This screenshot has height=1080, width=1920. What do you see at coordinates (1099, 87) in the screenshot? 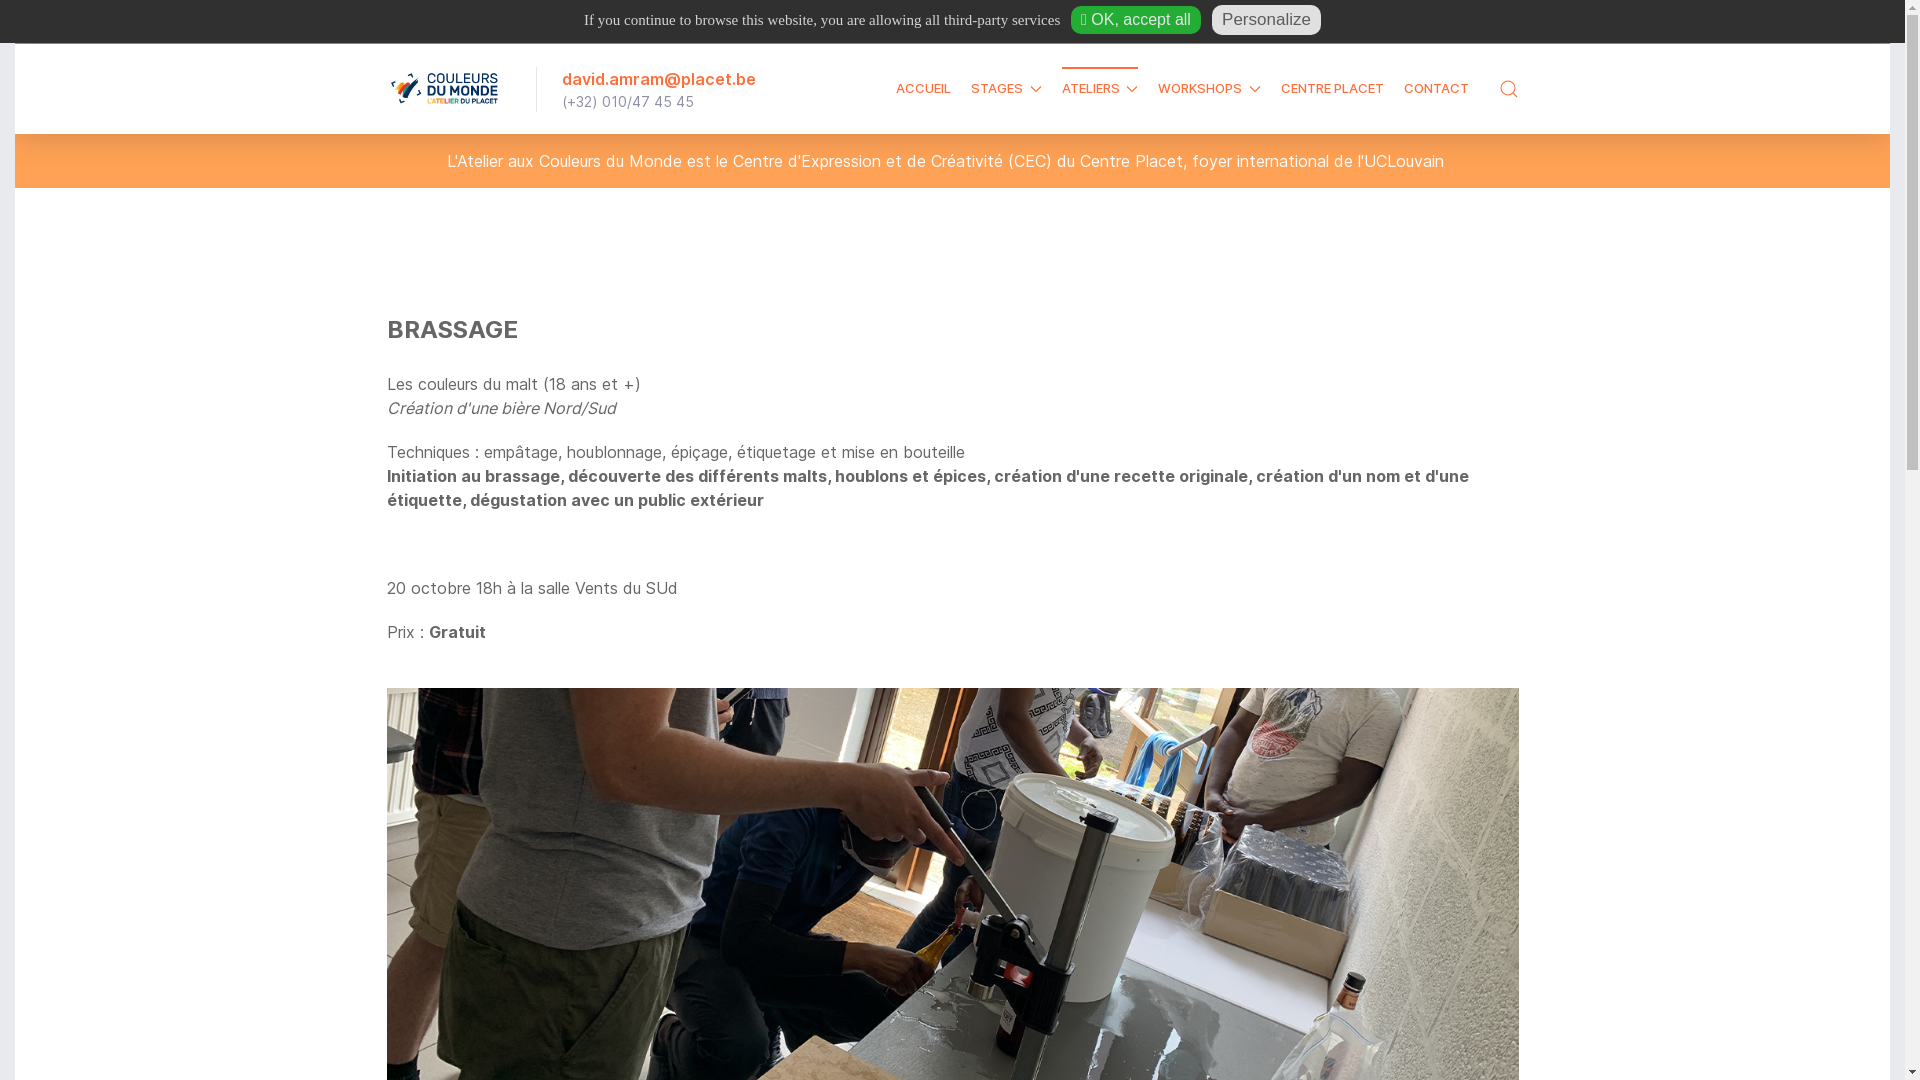
I see `'ATELIERS'` at bounding box center [1099, 87].